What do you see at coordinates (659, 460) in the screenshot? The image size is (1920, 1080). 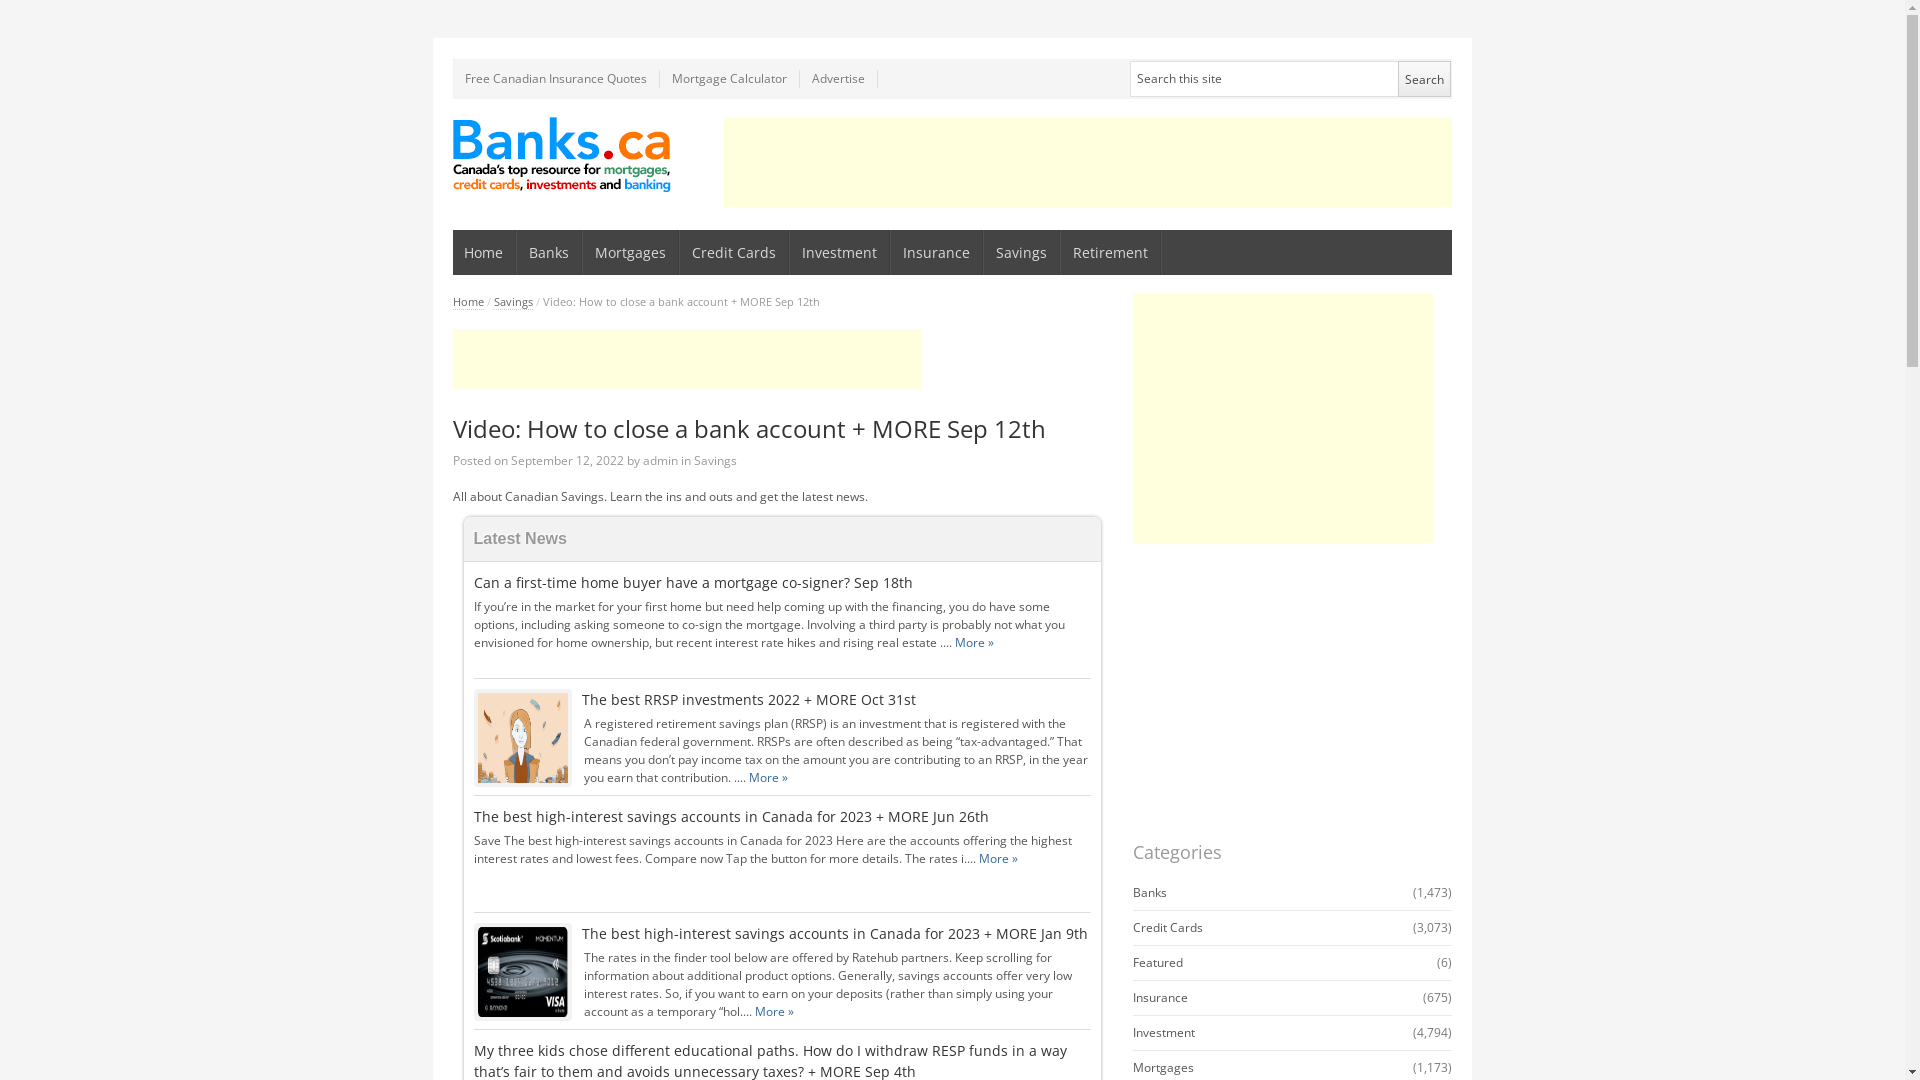 I see `'admin'` at bounding box center [659, 460].